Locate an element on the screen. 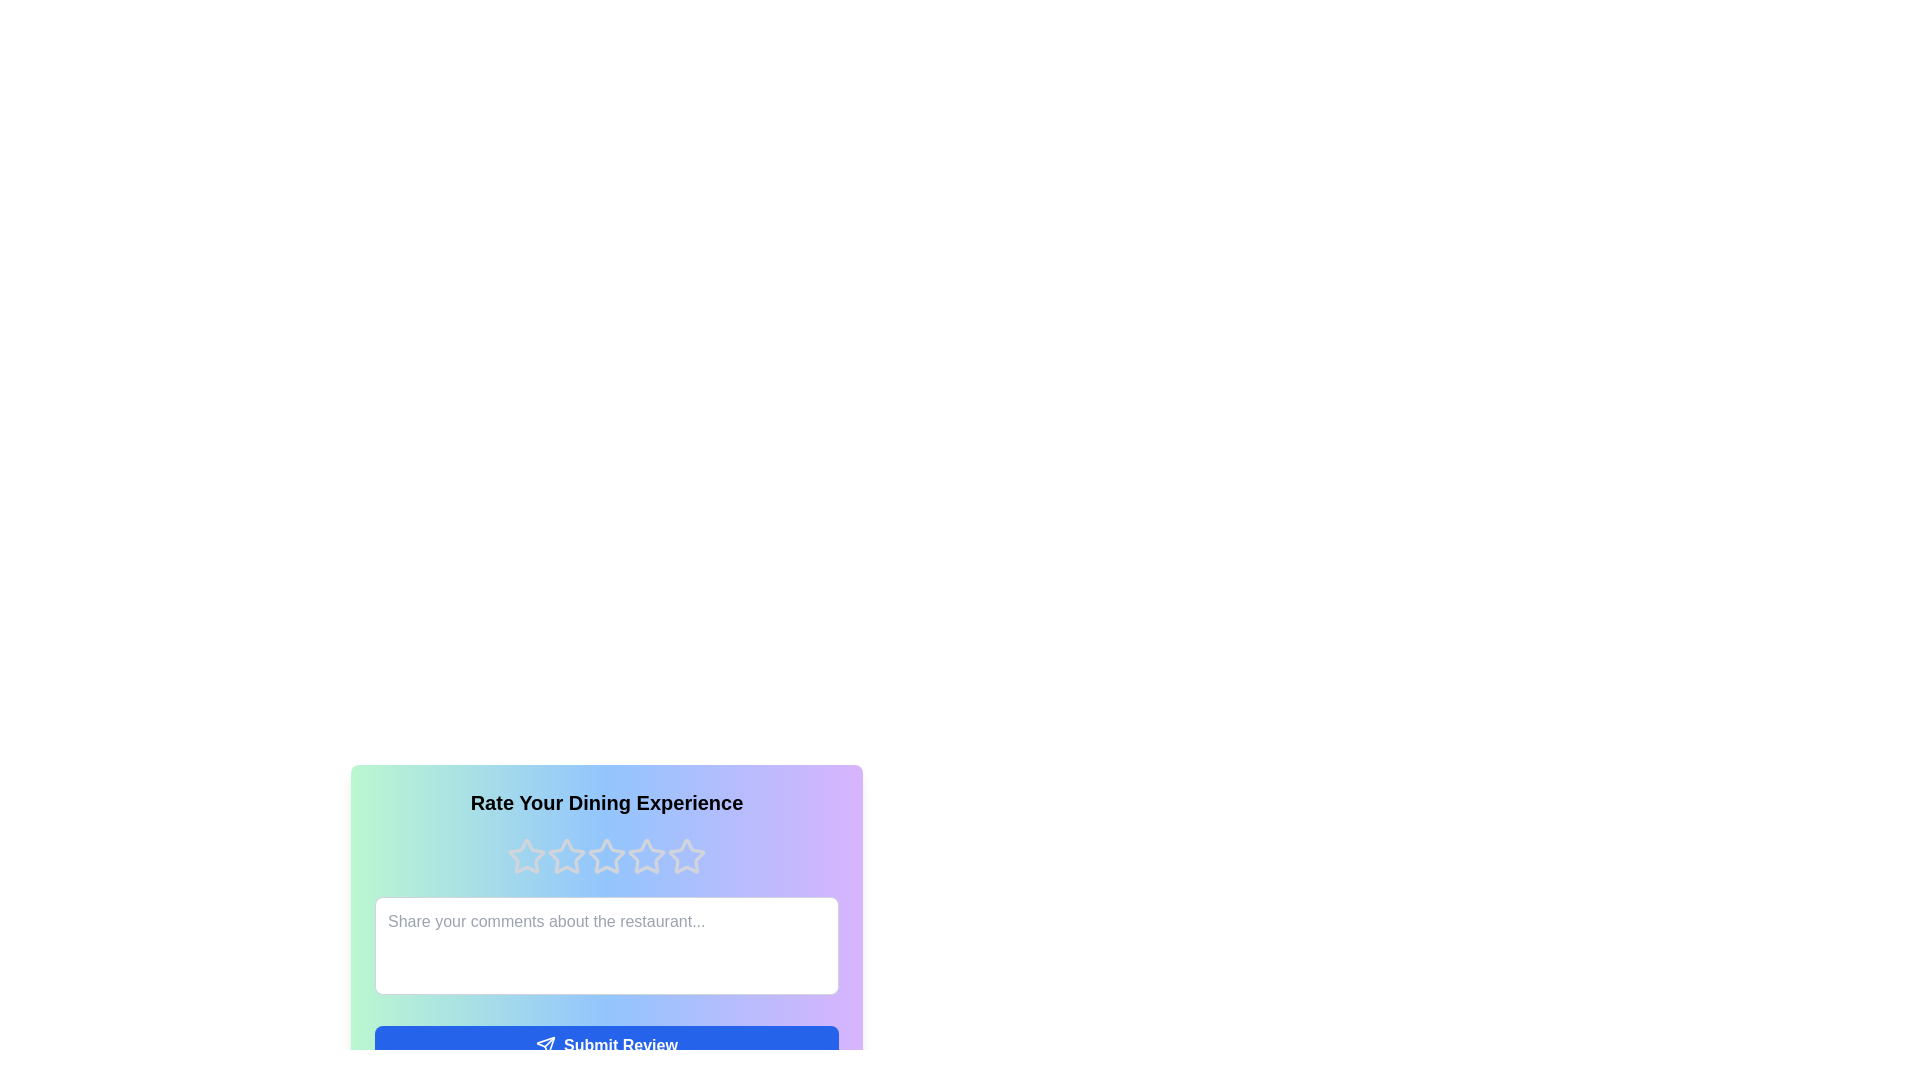 This screenshot has width=1920, height=1080. the fifth star icon is located at coordinates (686, 855).